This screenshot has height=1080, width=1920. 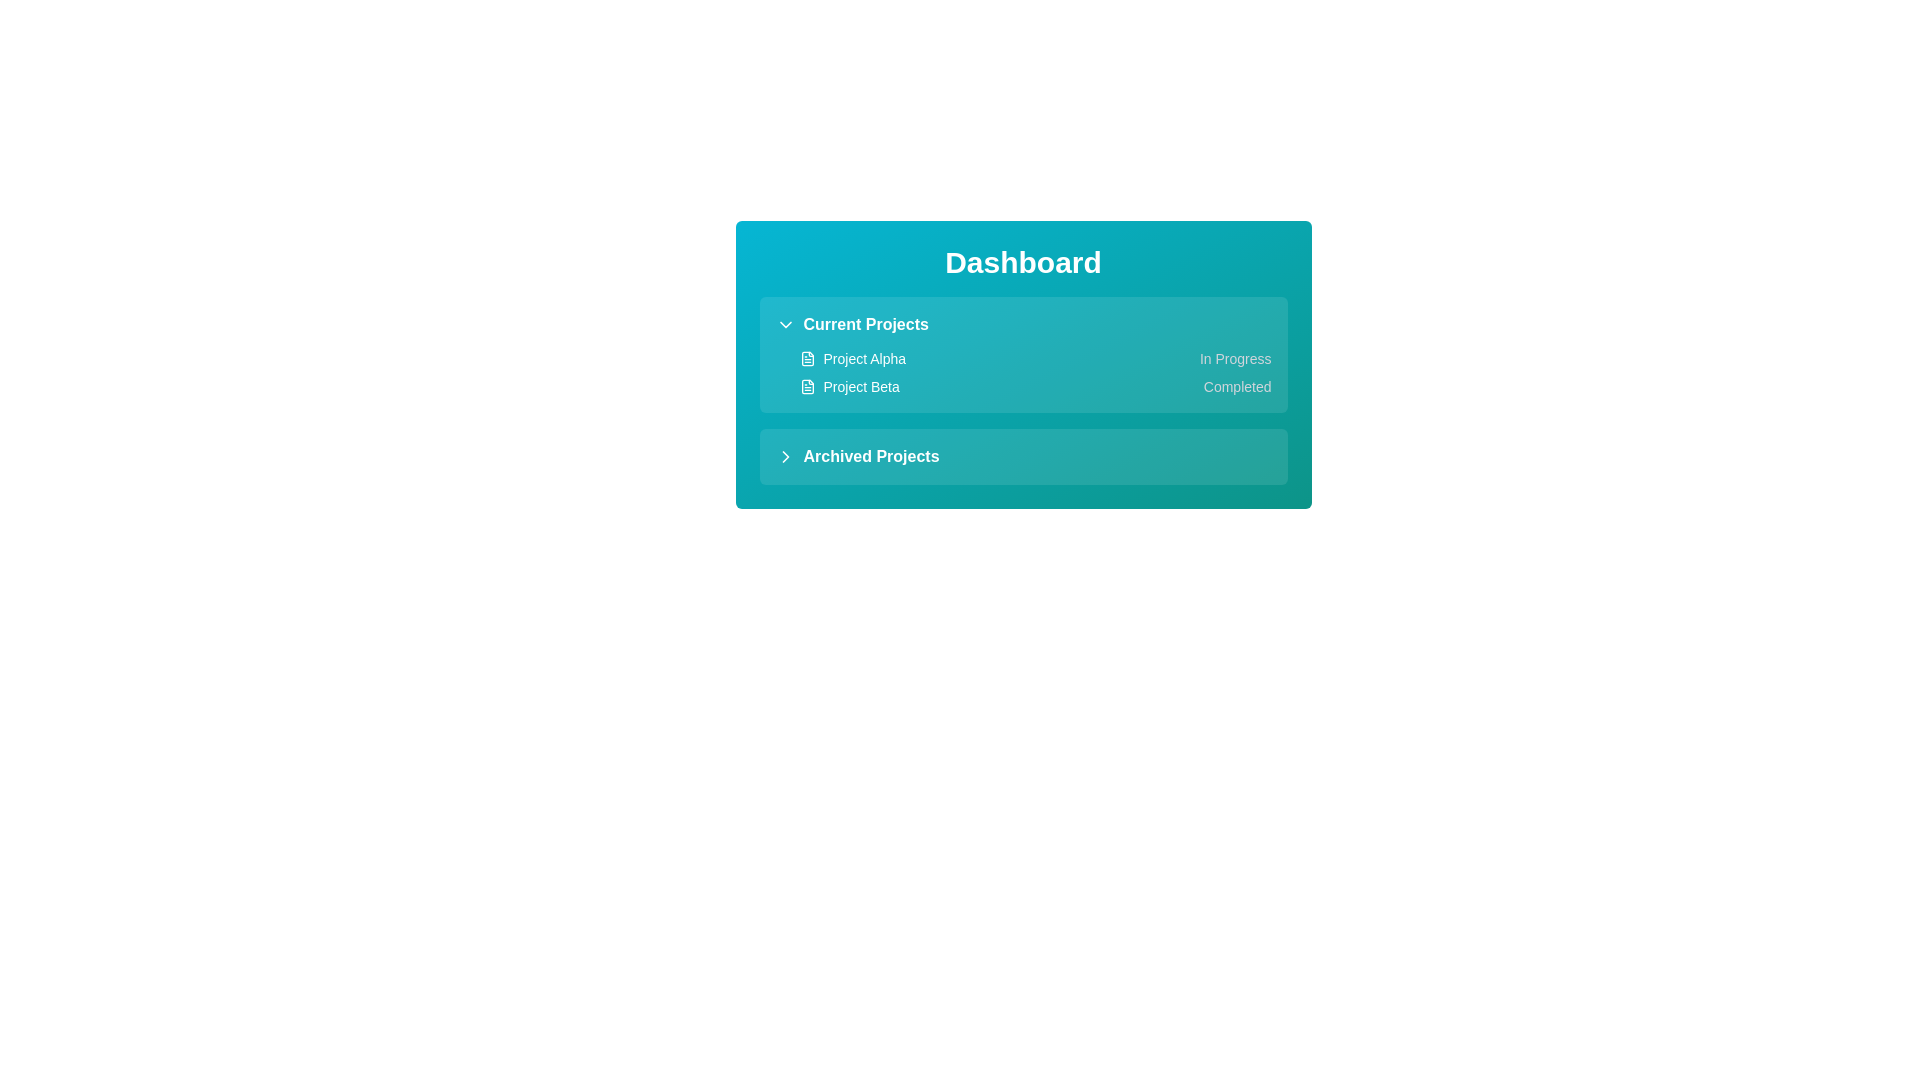 I want to click on the chevron icon located to the left of the 'Archived Projects' label in the Dashboard section for visual feedback, so click(x=784, y=456).